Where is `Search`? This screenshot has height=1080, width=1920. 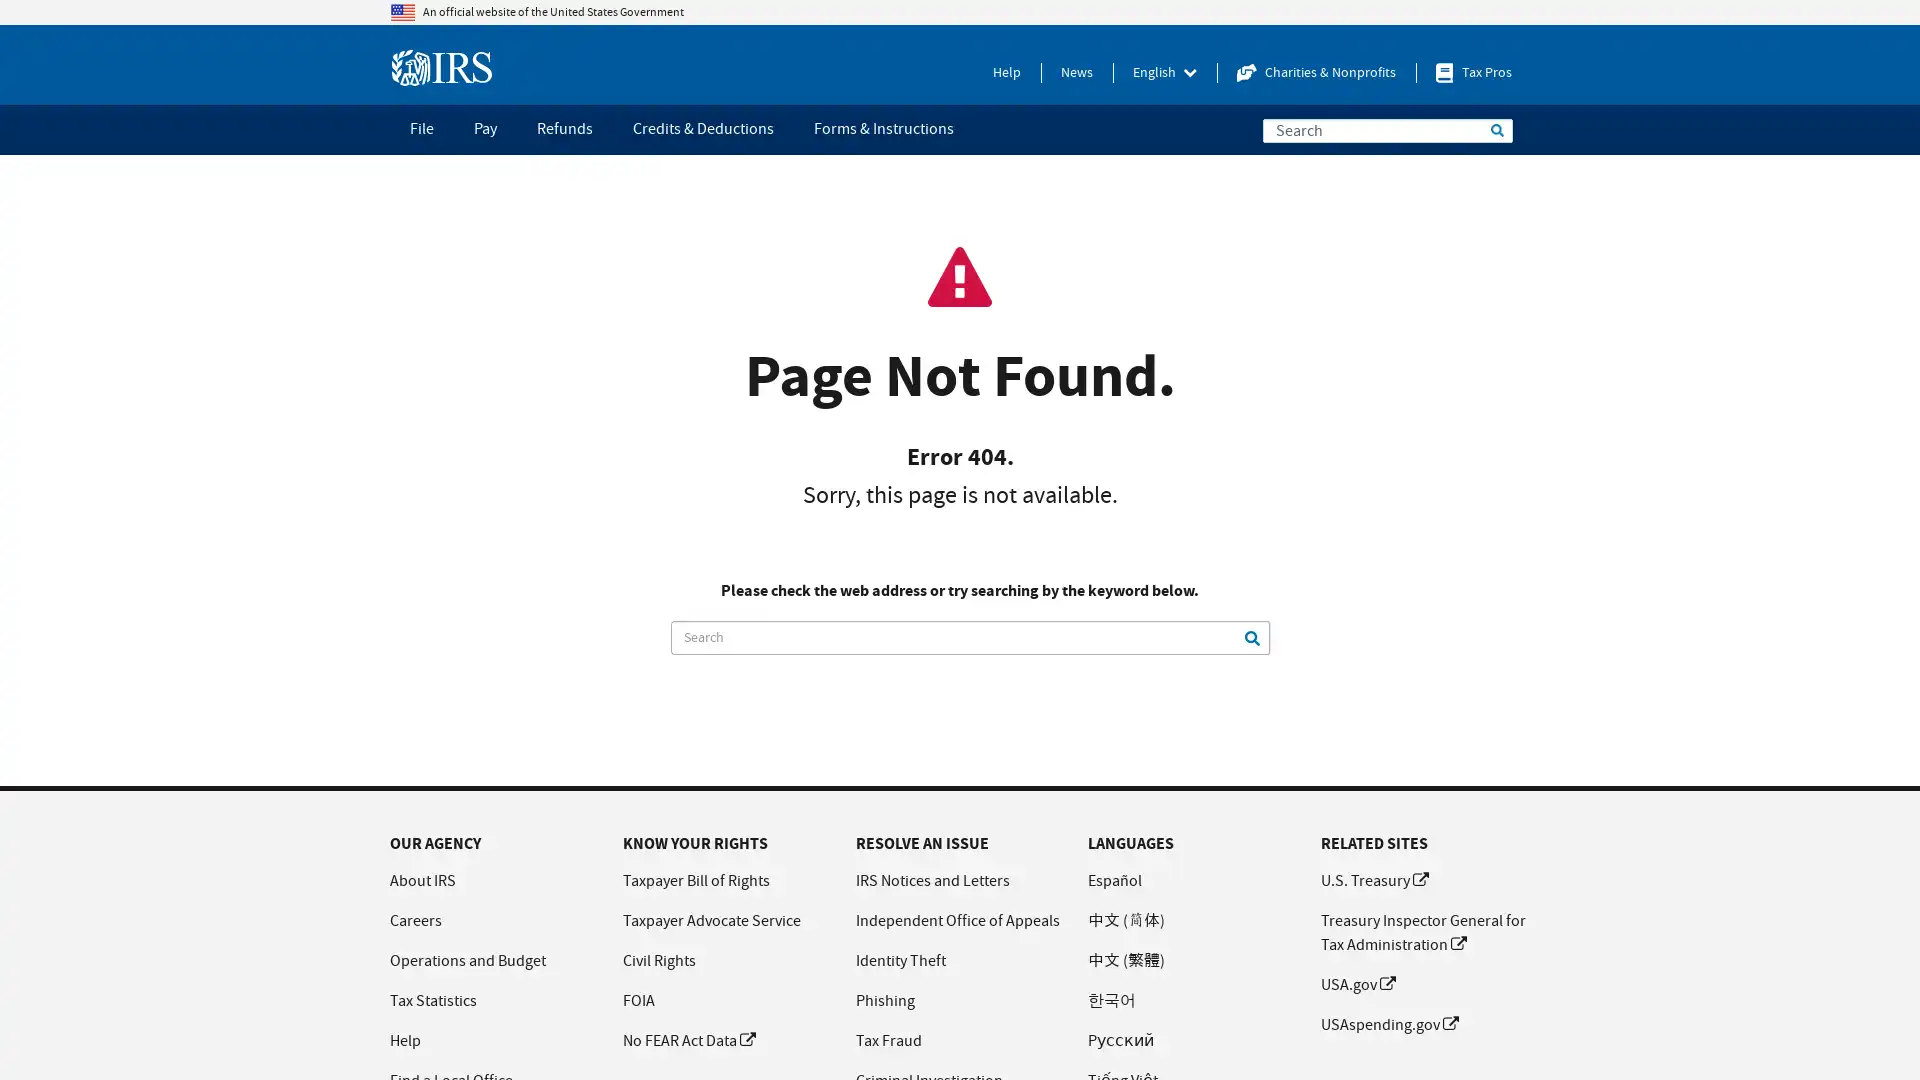 Search is located at coordinates (1497, 130).